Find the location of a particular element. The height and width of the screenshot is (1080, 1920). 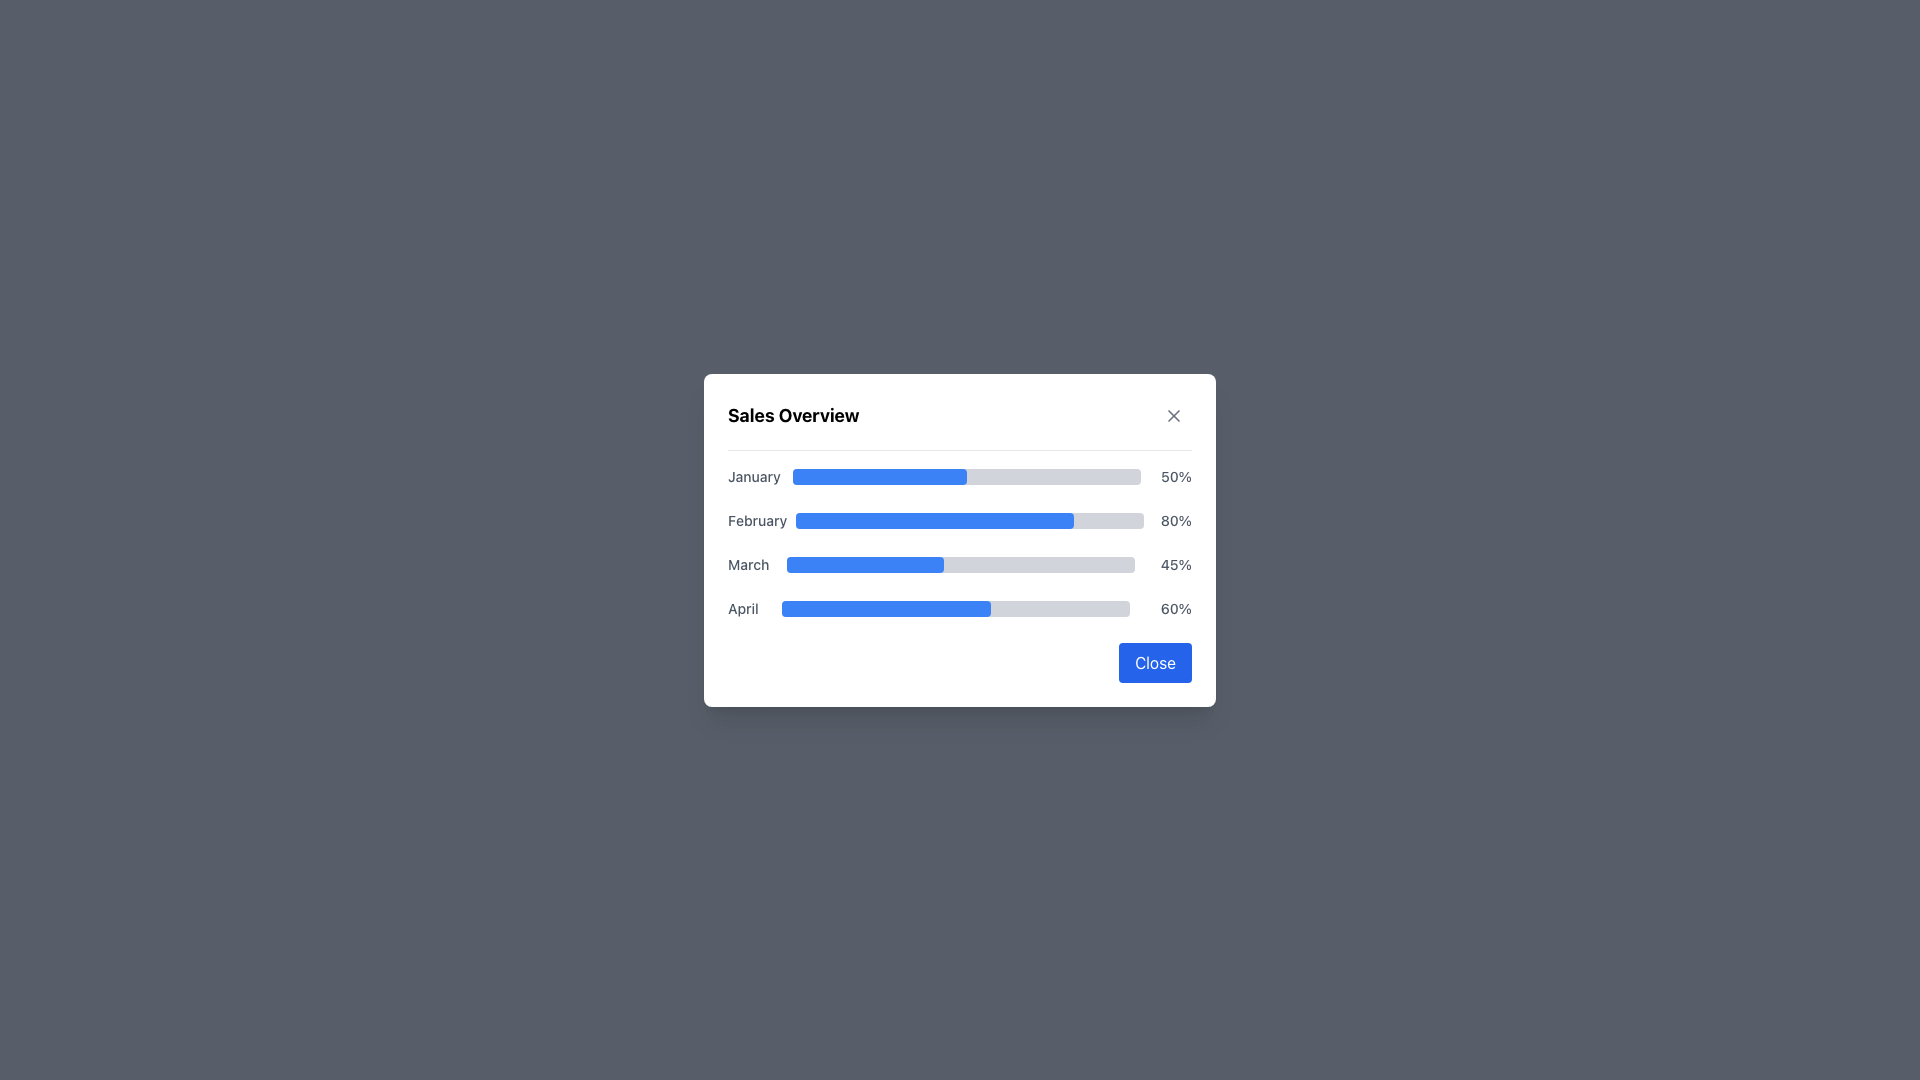

the Text label indicating the month of February, which is positioned in the second row of a modal or card component, aligned to the left of an 80% progress bar is located at coordinates (756, 519).